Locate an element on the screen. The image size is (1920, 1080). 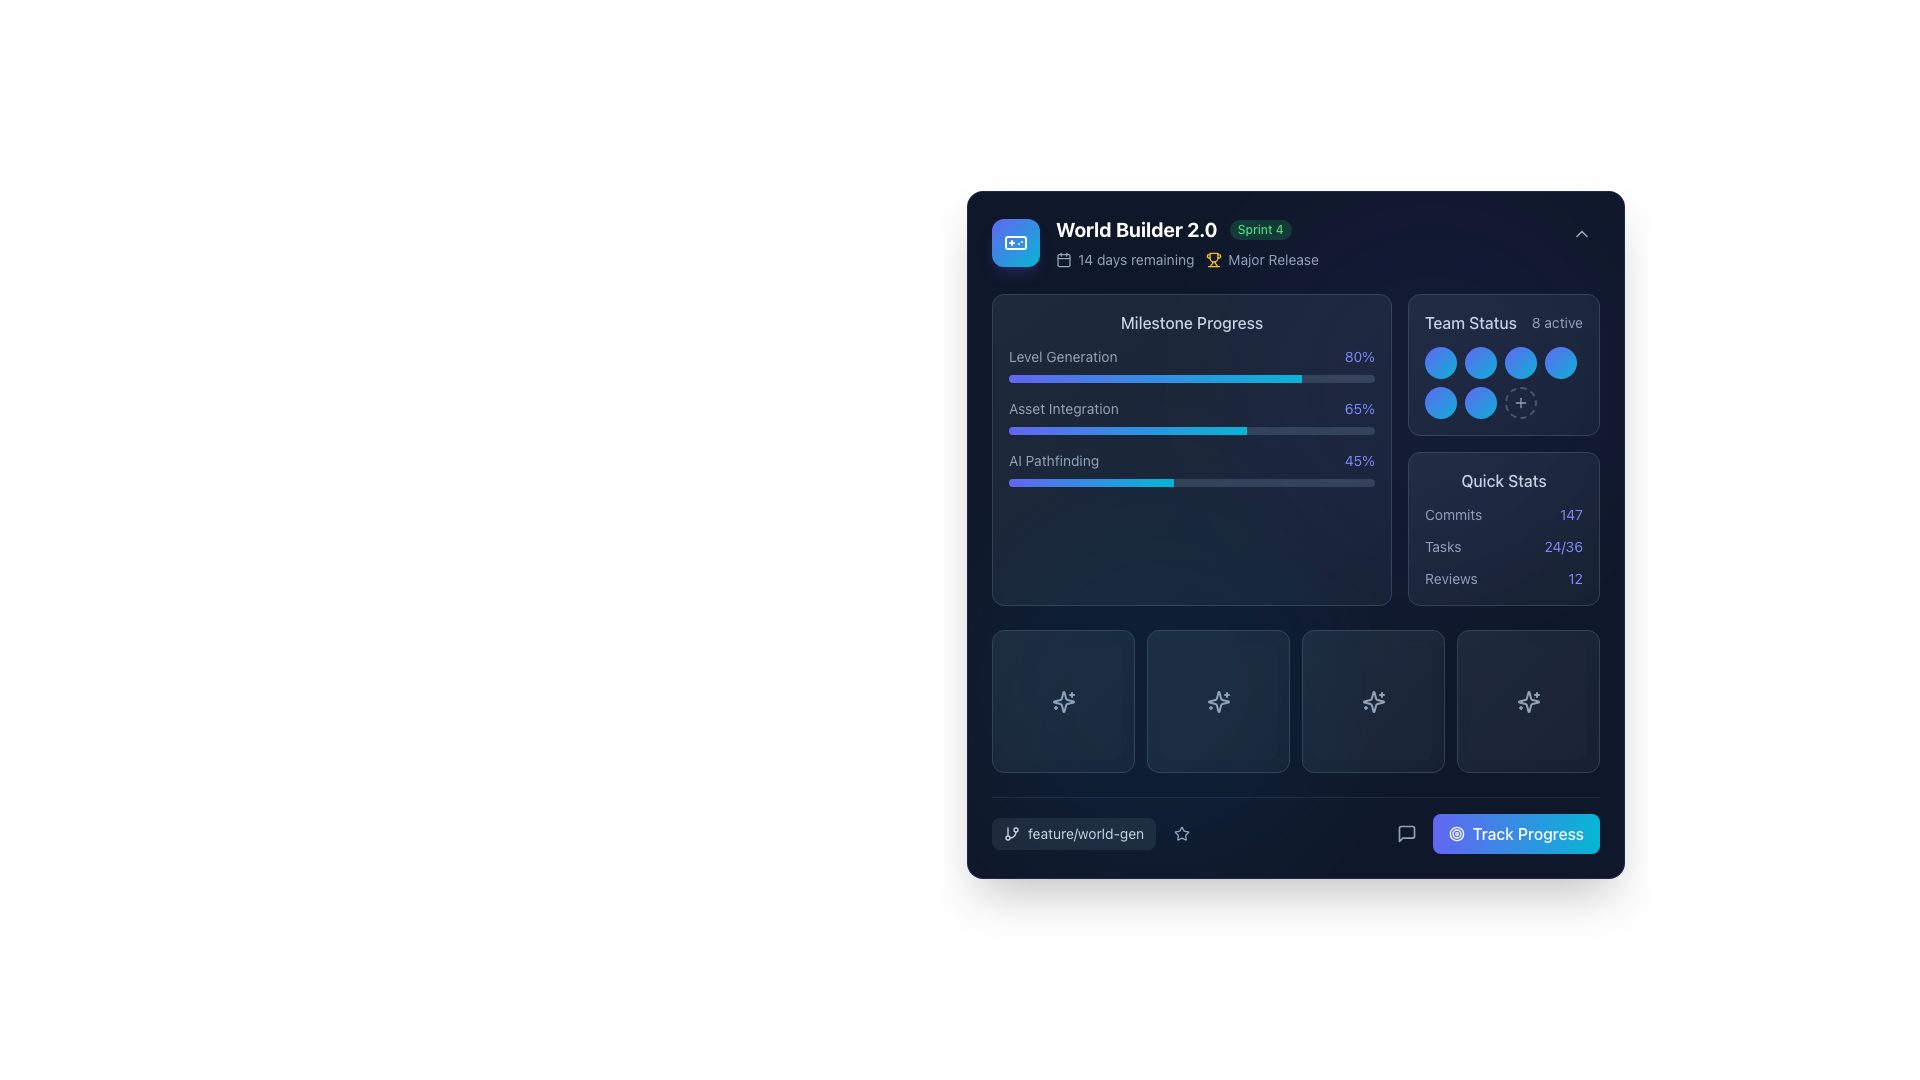
the button located in the lower left part of a group of four similar elements below the 'Milestone Progress' section is located at coordinates (1062, 700).